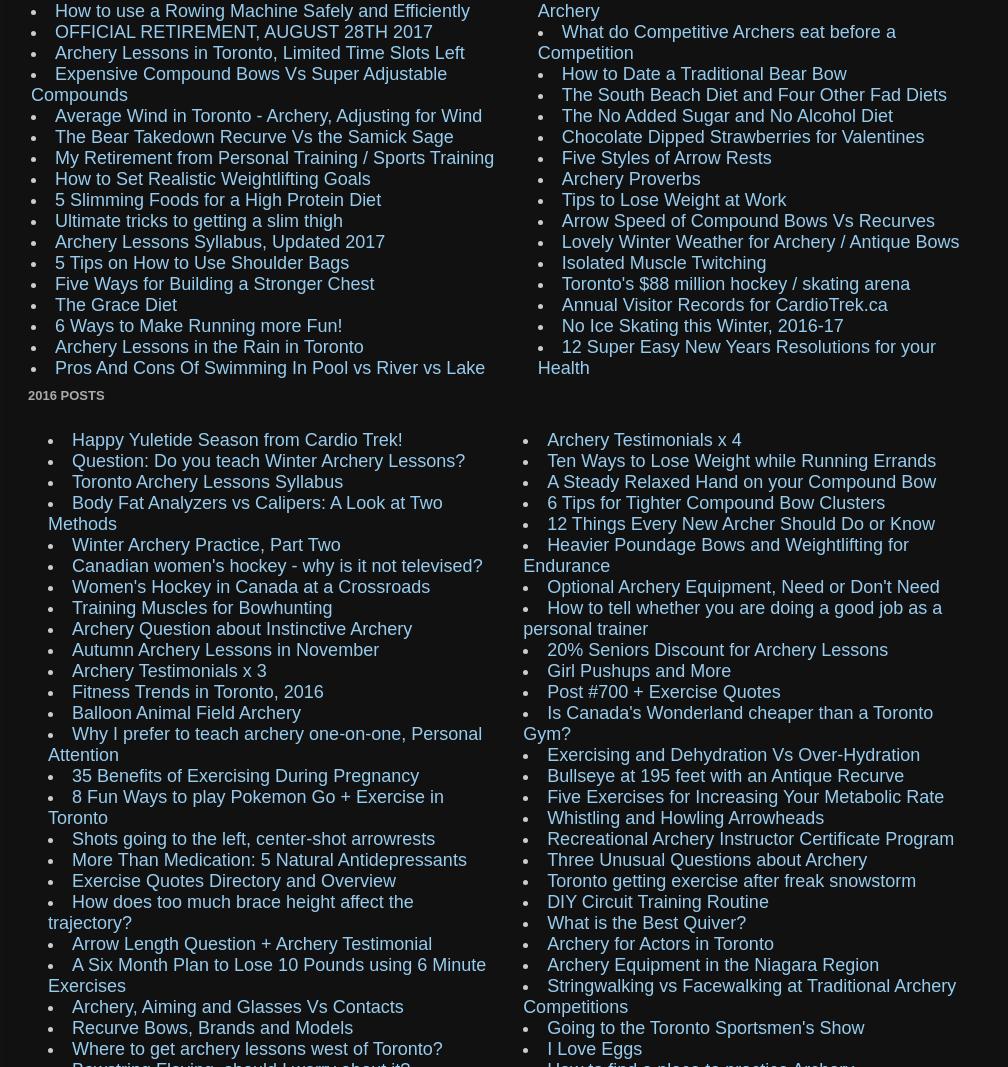 The height and width of the screenshot is (1067, 1008). What do you see at coordinates (663, 261) in the screenshot?
I see `'Isolated Muscle Twitching'` at bounding box center [663, 261].